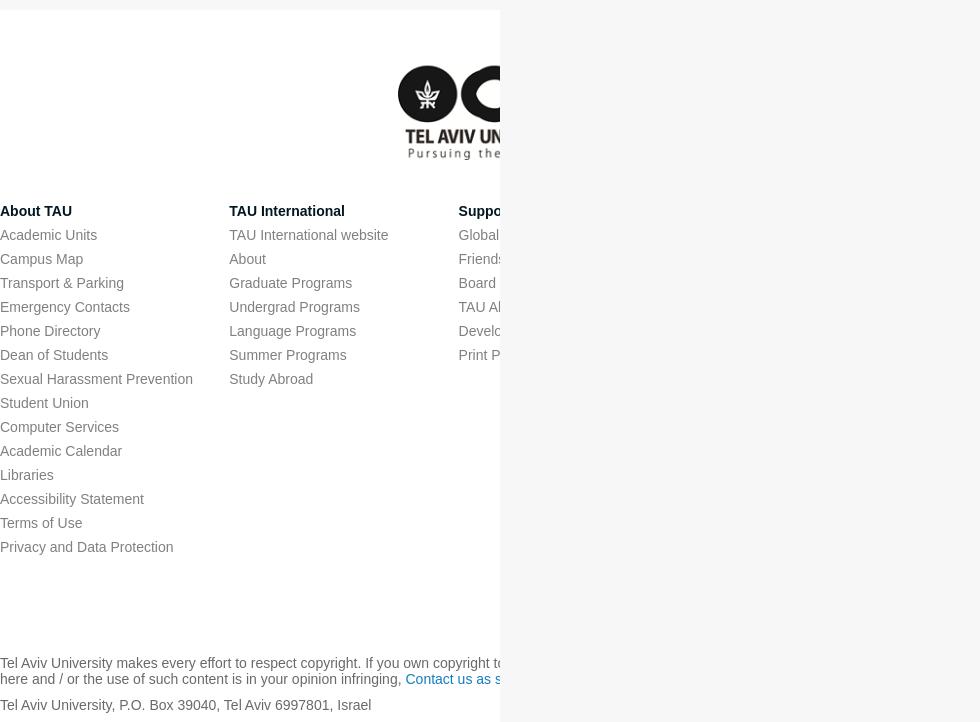 Image resolution: width=980 pixels, height=722 pixels. What do you see at coordinates (494, 305) in the screenshot?
I see `'TAU Alumni'` at bounding box center [494, 305].